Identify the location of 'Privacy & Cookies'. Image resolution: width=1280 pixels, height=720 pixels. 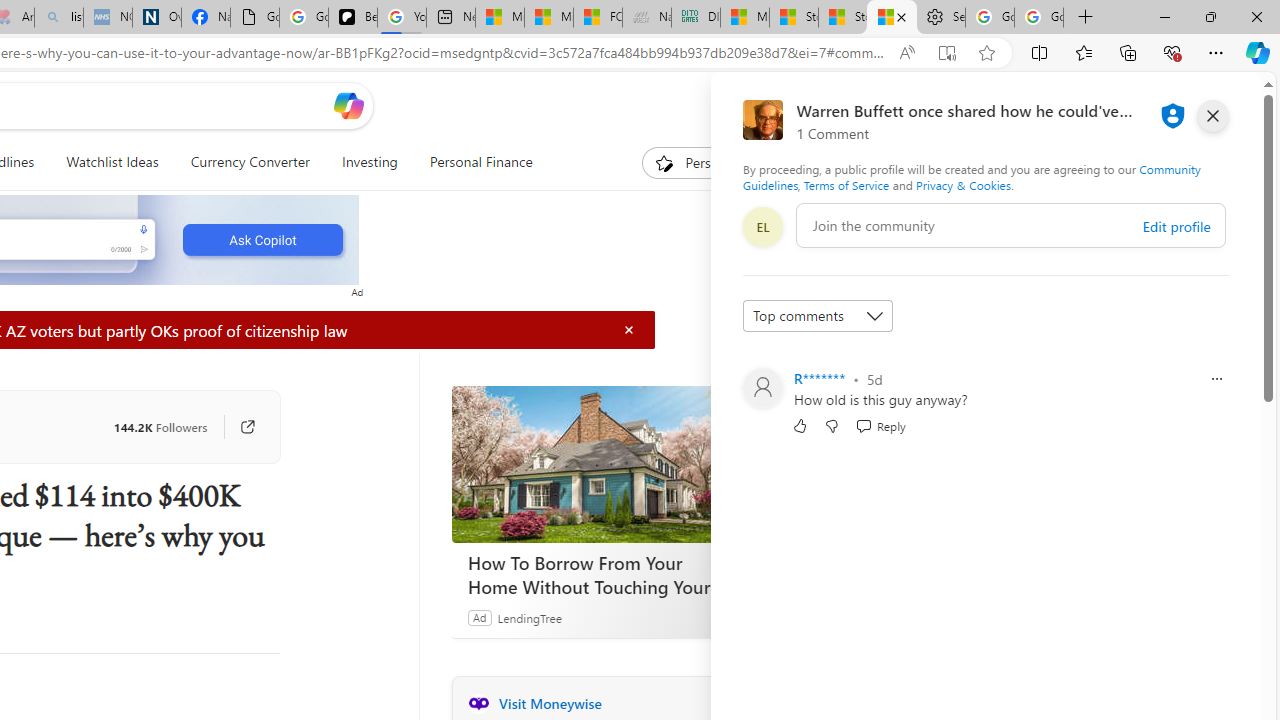
(964, 185).